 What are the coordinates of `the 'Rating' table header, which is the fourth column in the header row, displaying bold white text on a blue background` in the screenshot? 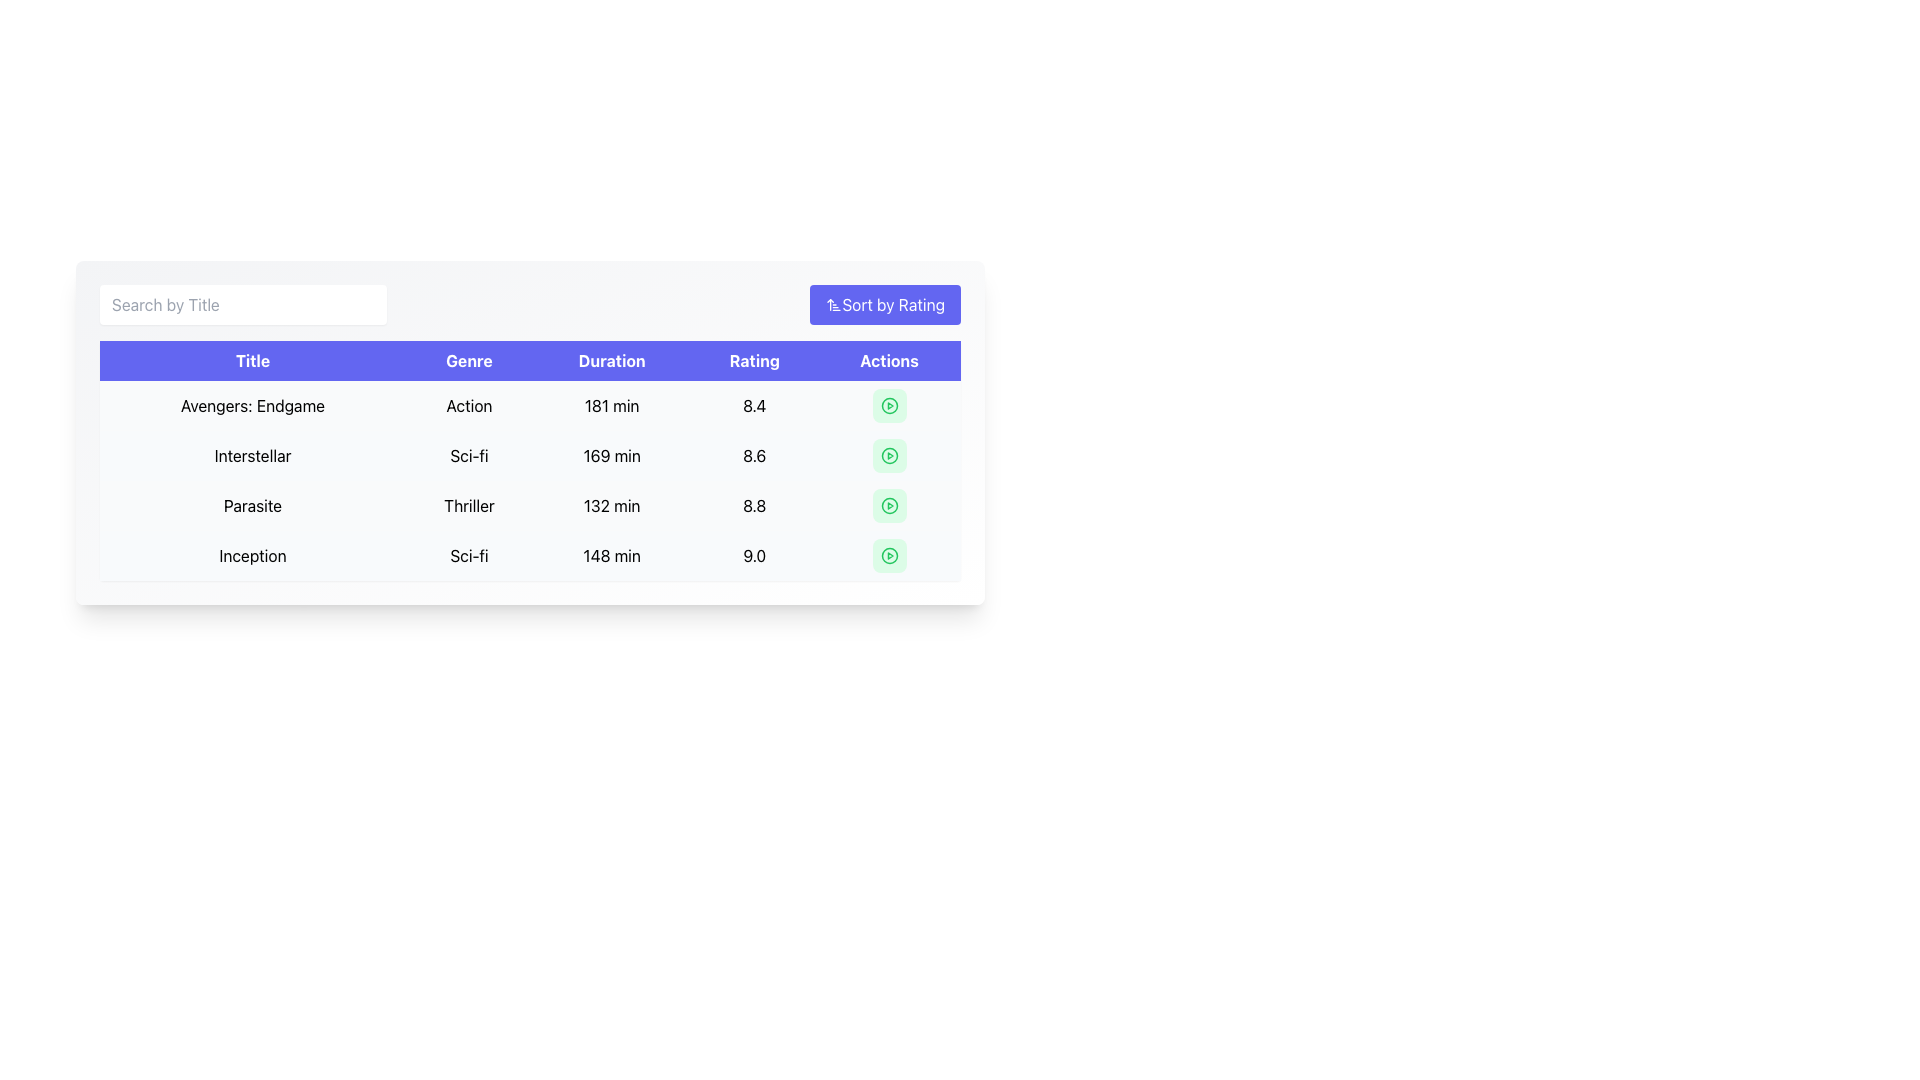 It's located at (753, 361).